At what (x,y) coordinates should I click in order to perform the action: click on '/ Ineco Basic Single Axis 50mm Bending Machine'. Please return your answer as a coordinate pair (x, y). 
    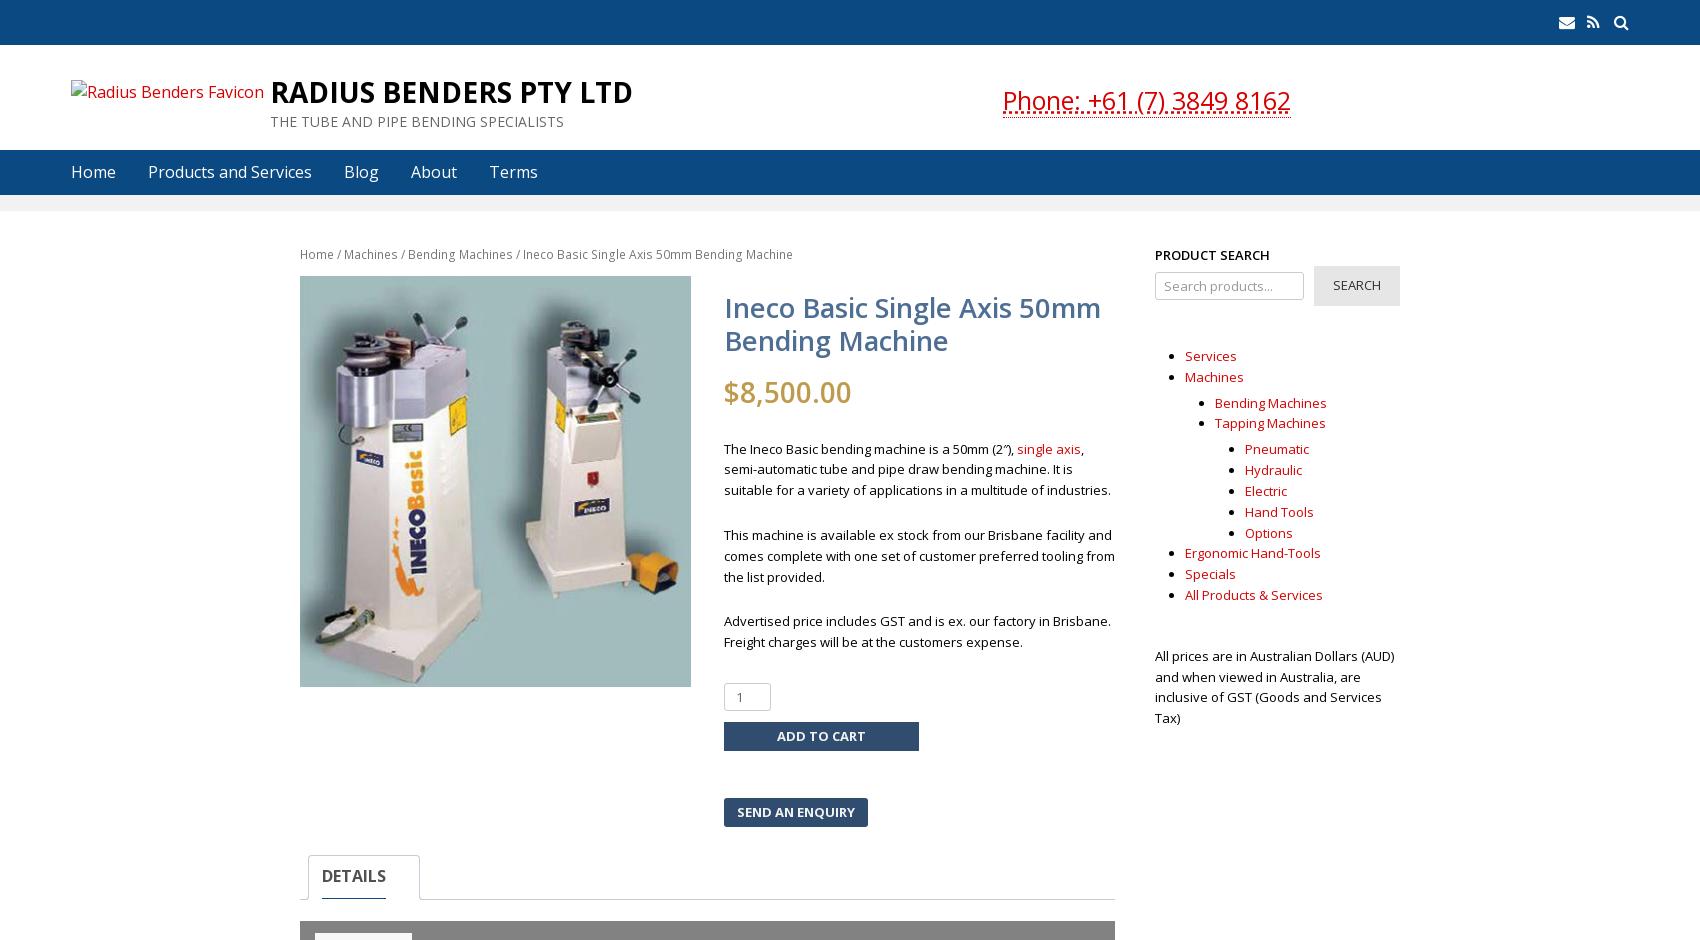
    Looking at the image, I should click on (652, 254).